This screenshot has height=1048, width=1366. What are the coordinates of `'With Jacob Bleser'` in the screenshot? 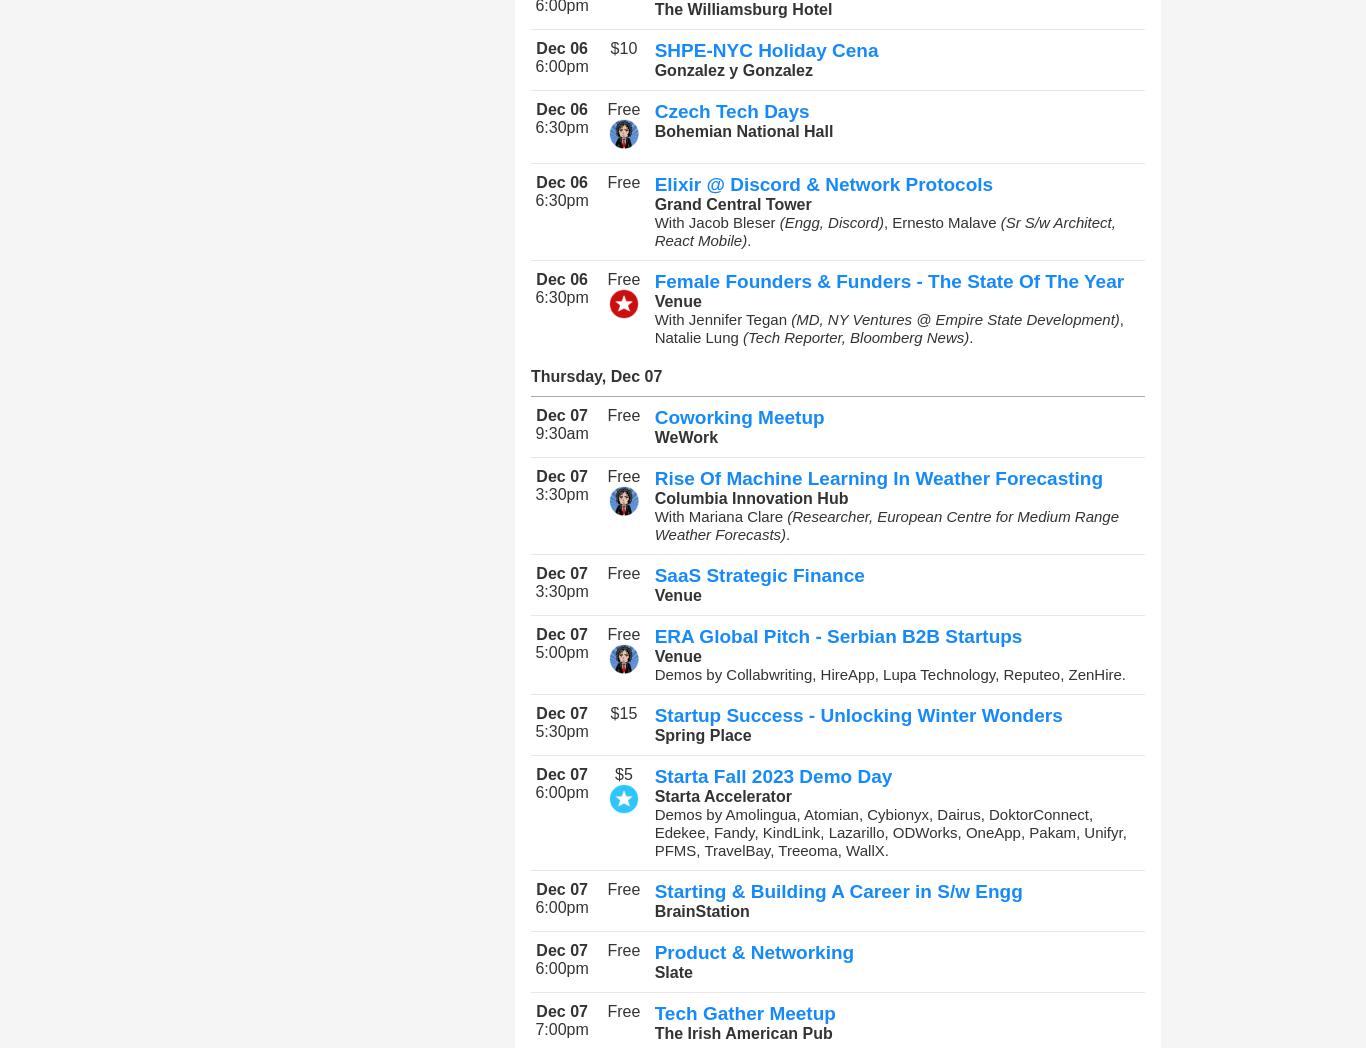 It's located at (716, 222).